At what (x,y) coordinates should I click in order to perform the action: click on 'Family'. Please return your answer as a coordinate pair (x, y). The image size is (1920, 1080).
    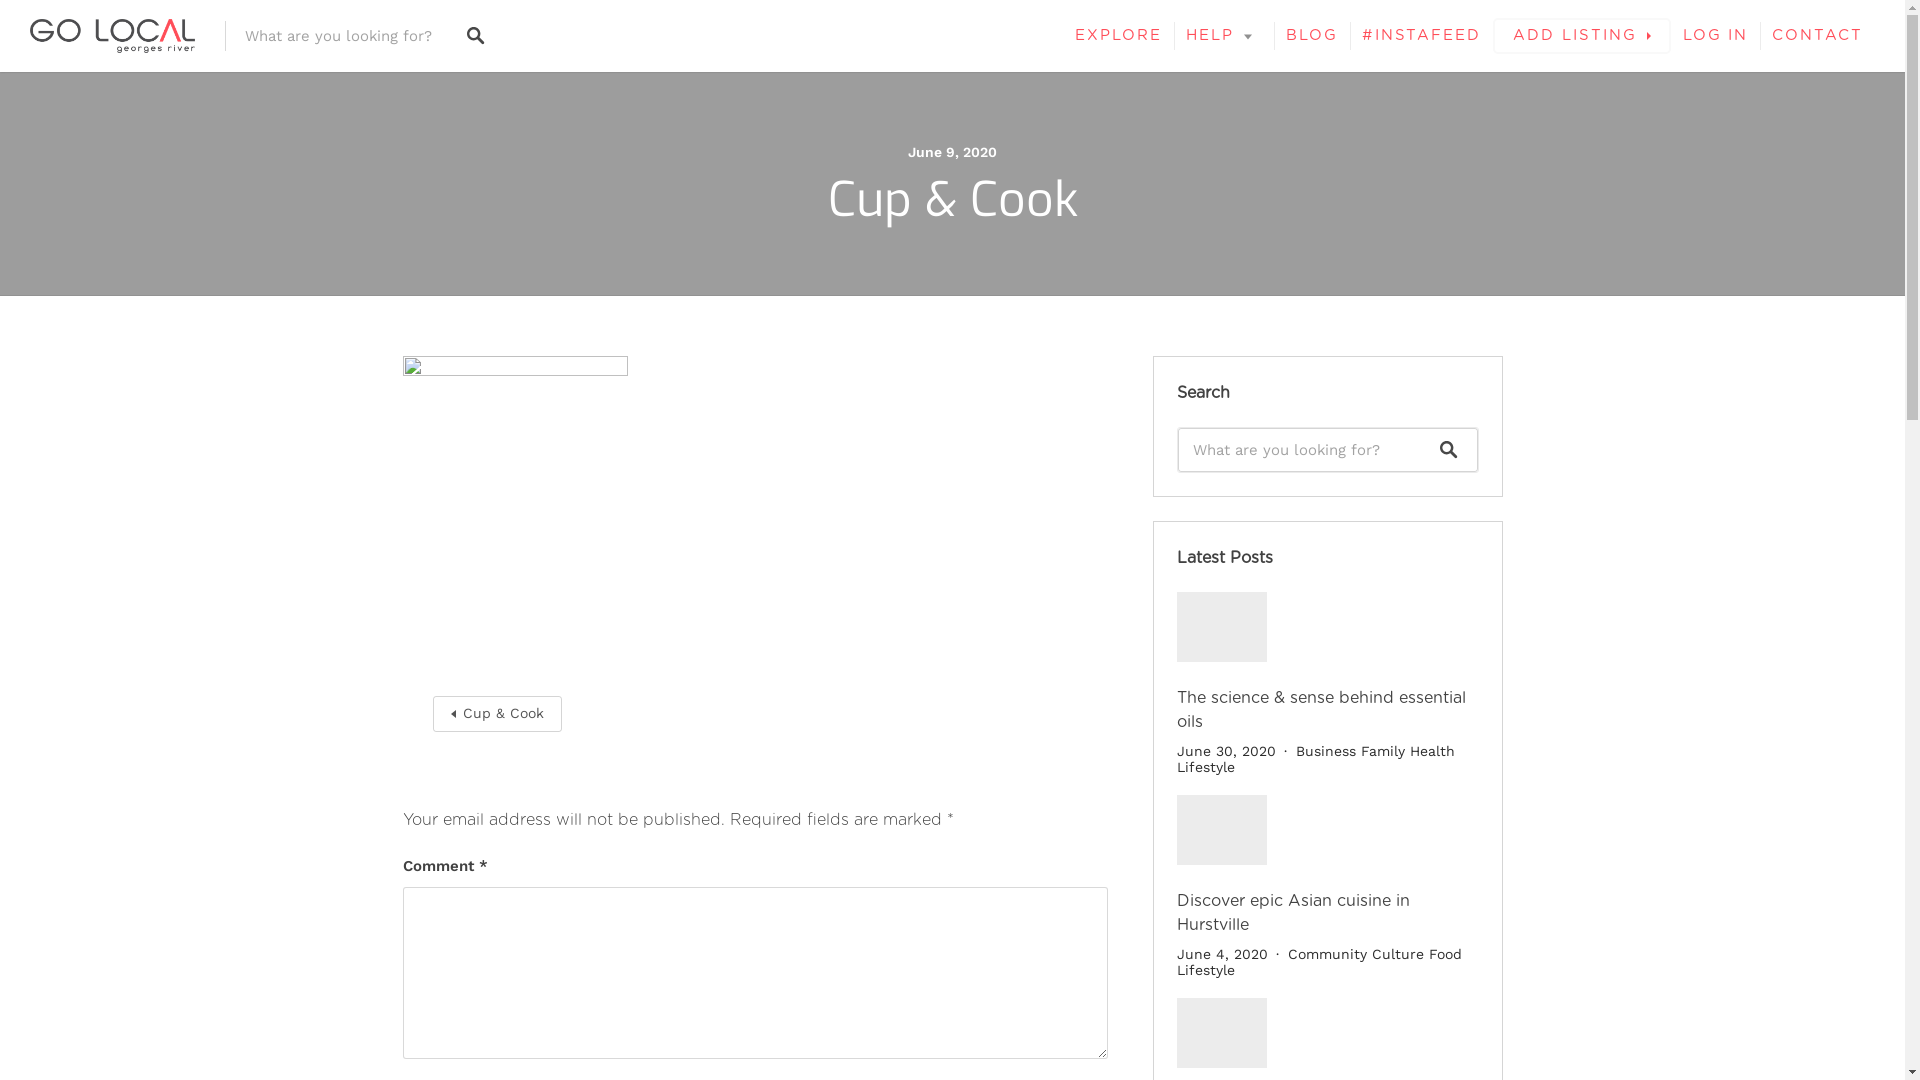
    Looking at the image, I should click on (1381, 751).